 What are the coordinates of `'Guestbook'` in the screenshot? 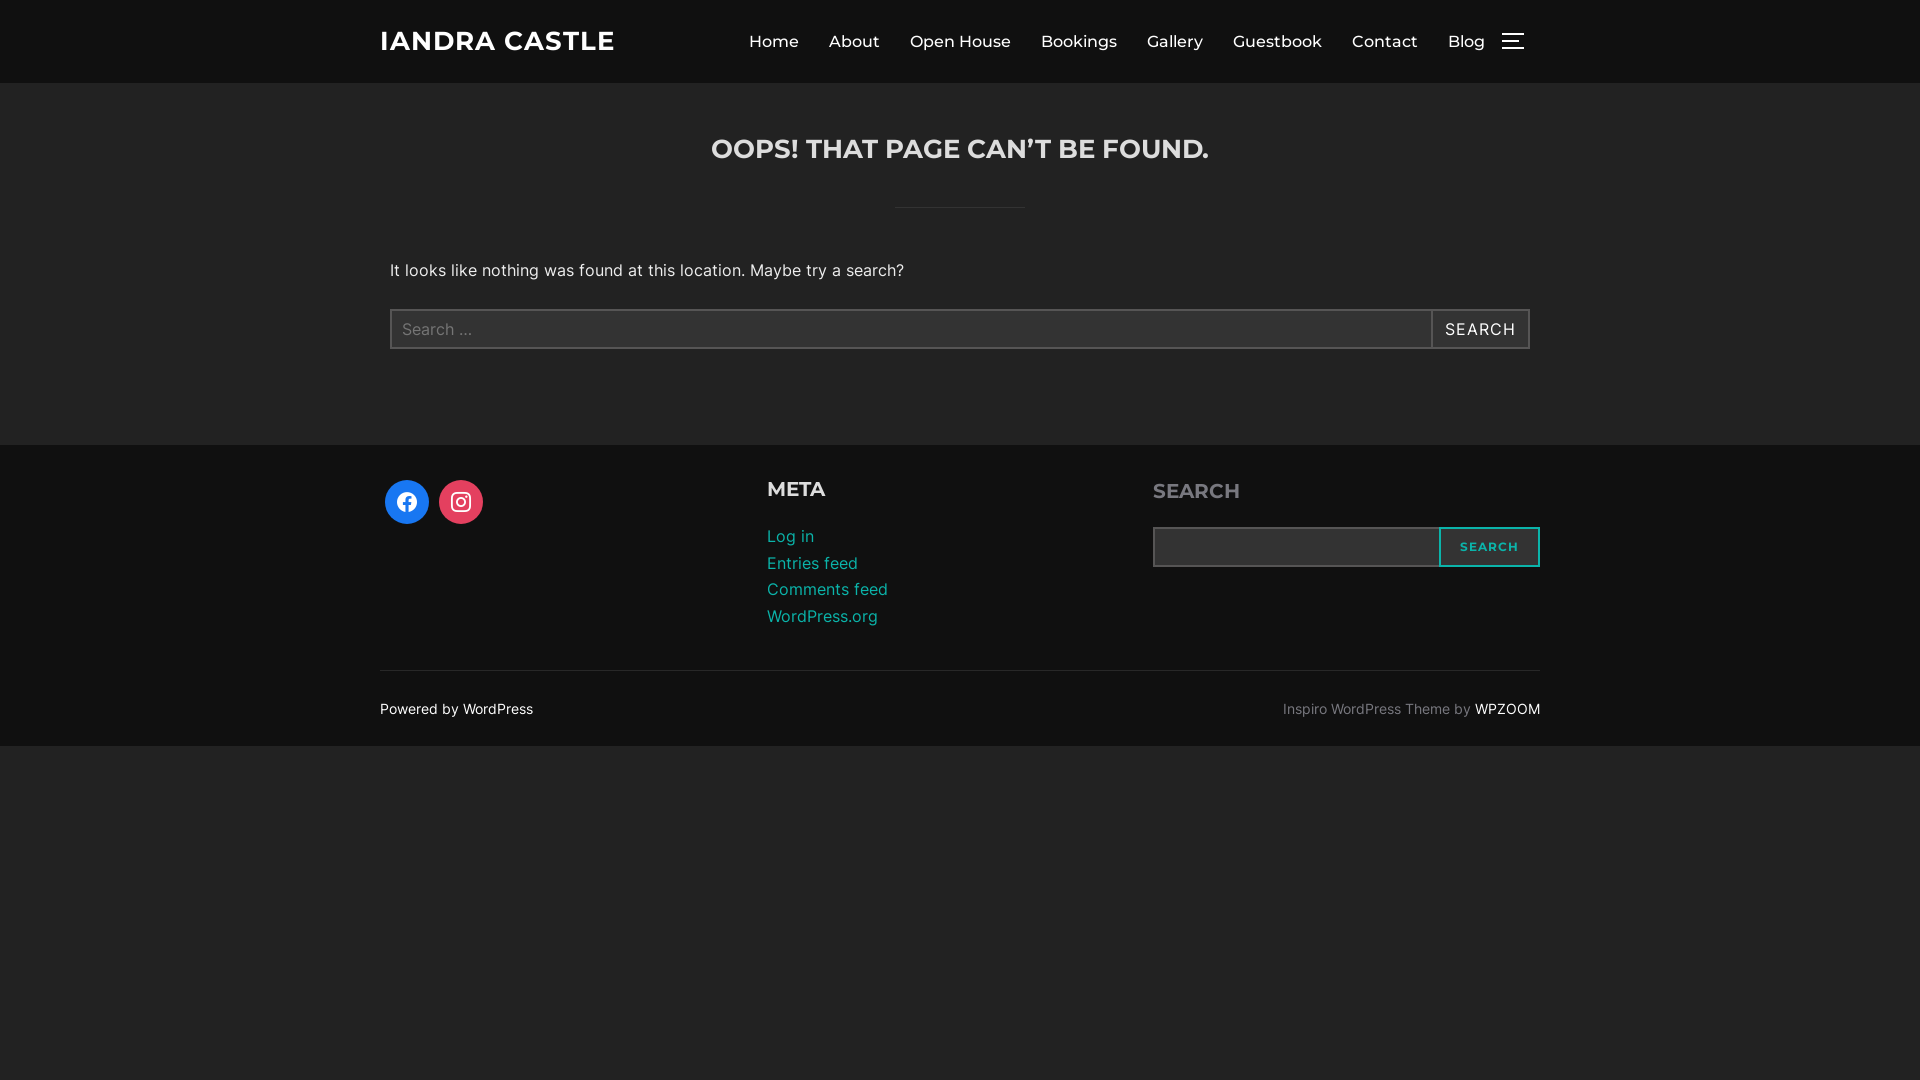 It's located at (1276, 41).